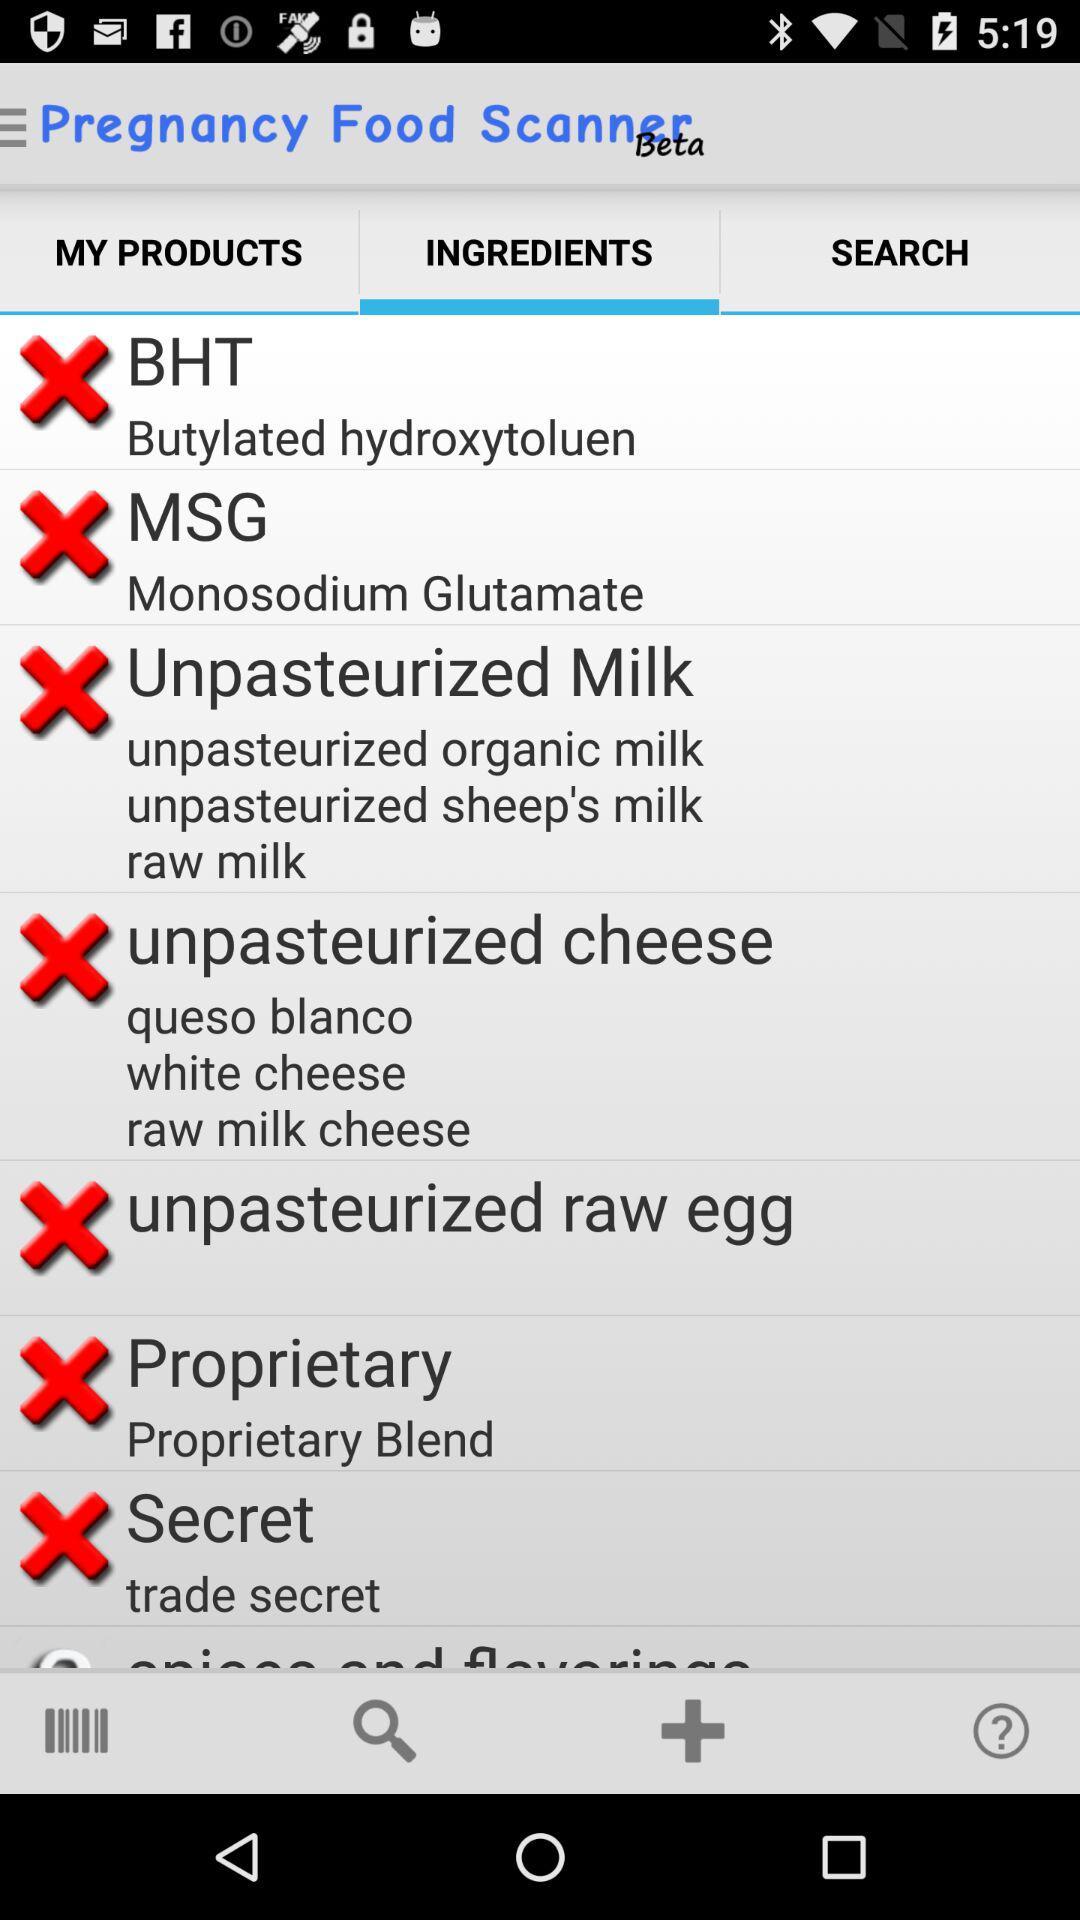 Image resolution: width=1080 pixels, height=1920 pixels. Describe the element at coordinates (381, 435) in the screenshot. I see `item below the bht` at that location.